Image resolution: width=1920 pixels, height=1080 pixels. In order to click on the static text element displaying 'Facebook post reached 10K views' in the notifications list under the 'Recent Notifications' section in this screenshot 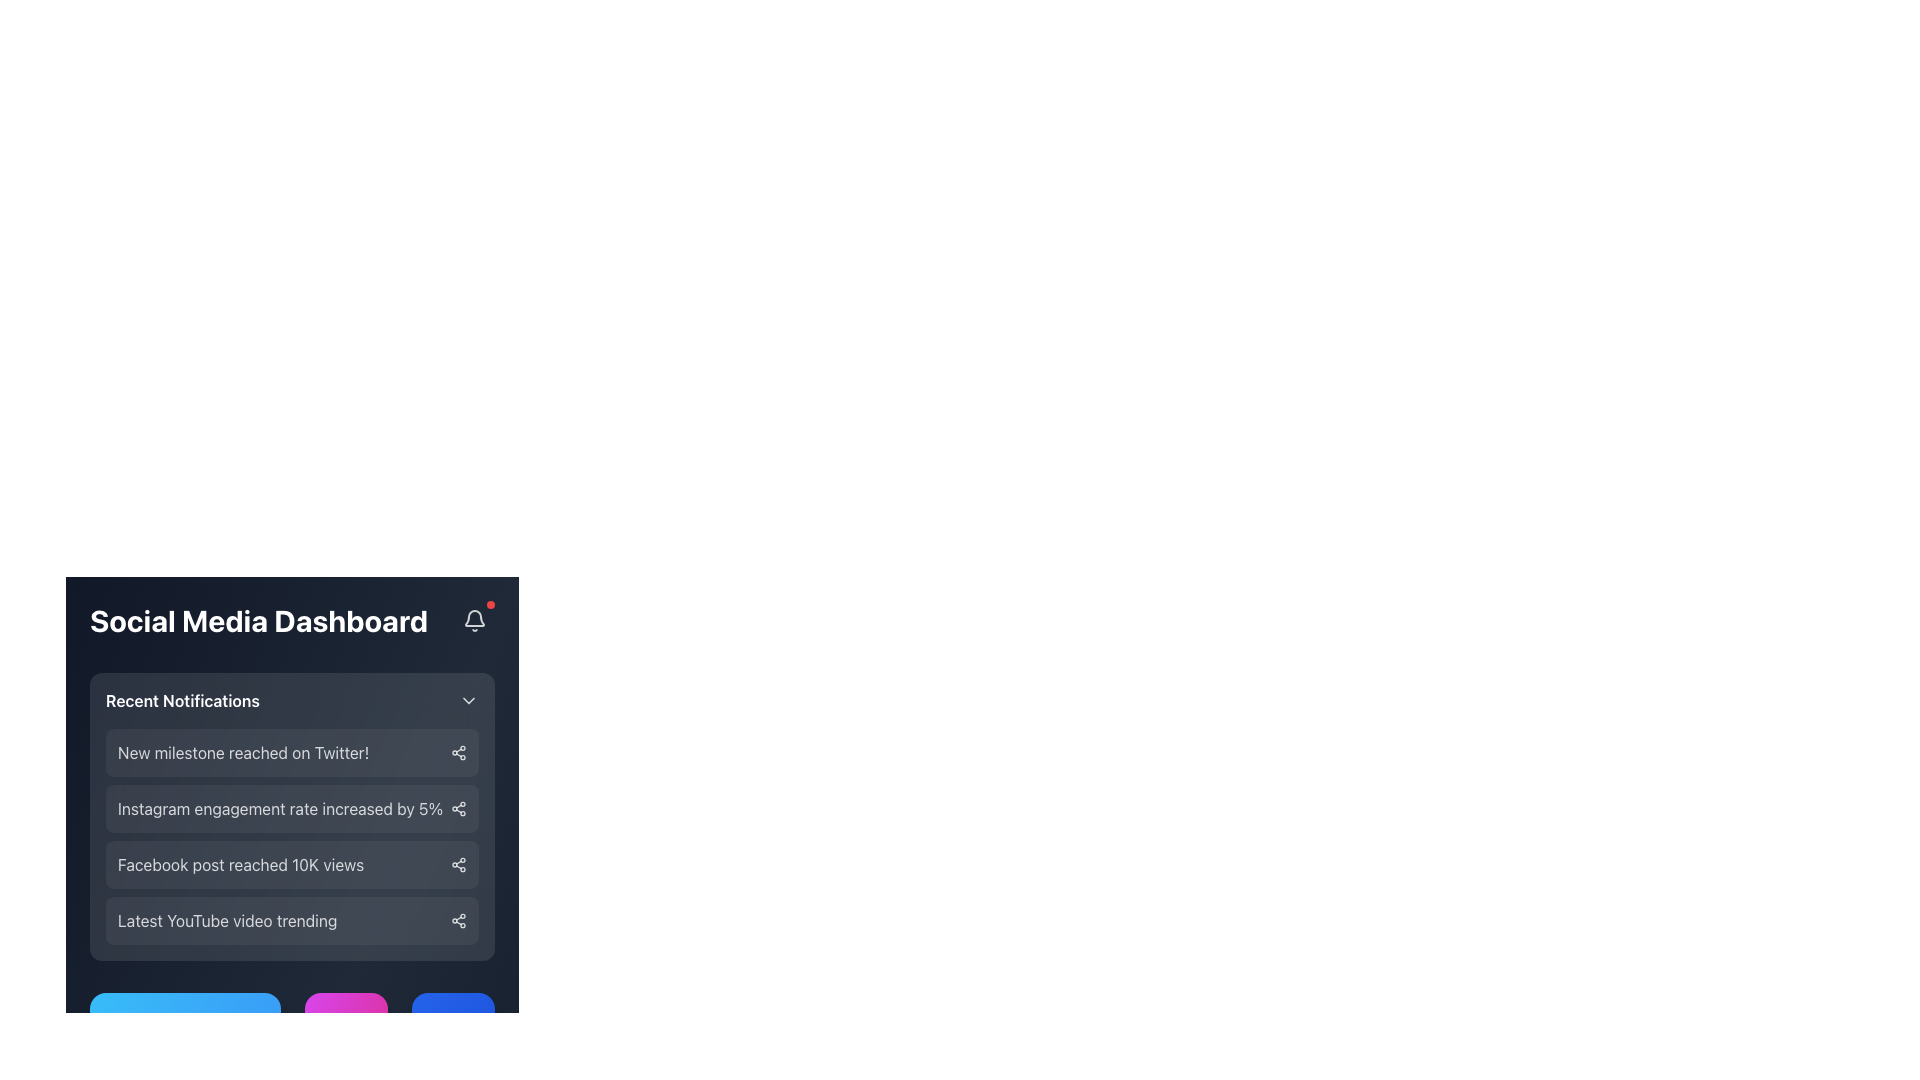, I will do `click(240, 863)`.